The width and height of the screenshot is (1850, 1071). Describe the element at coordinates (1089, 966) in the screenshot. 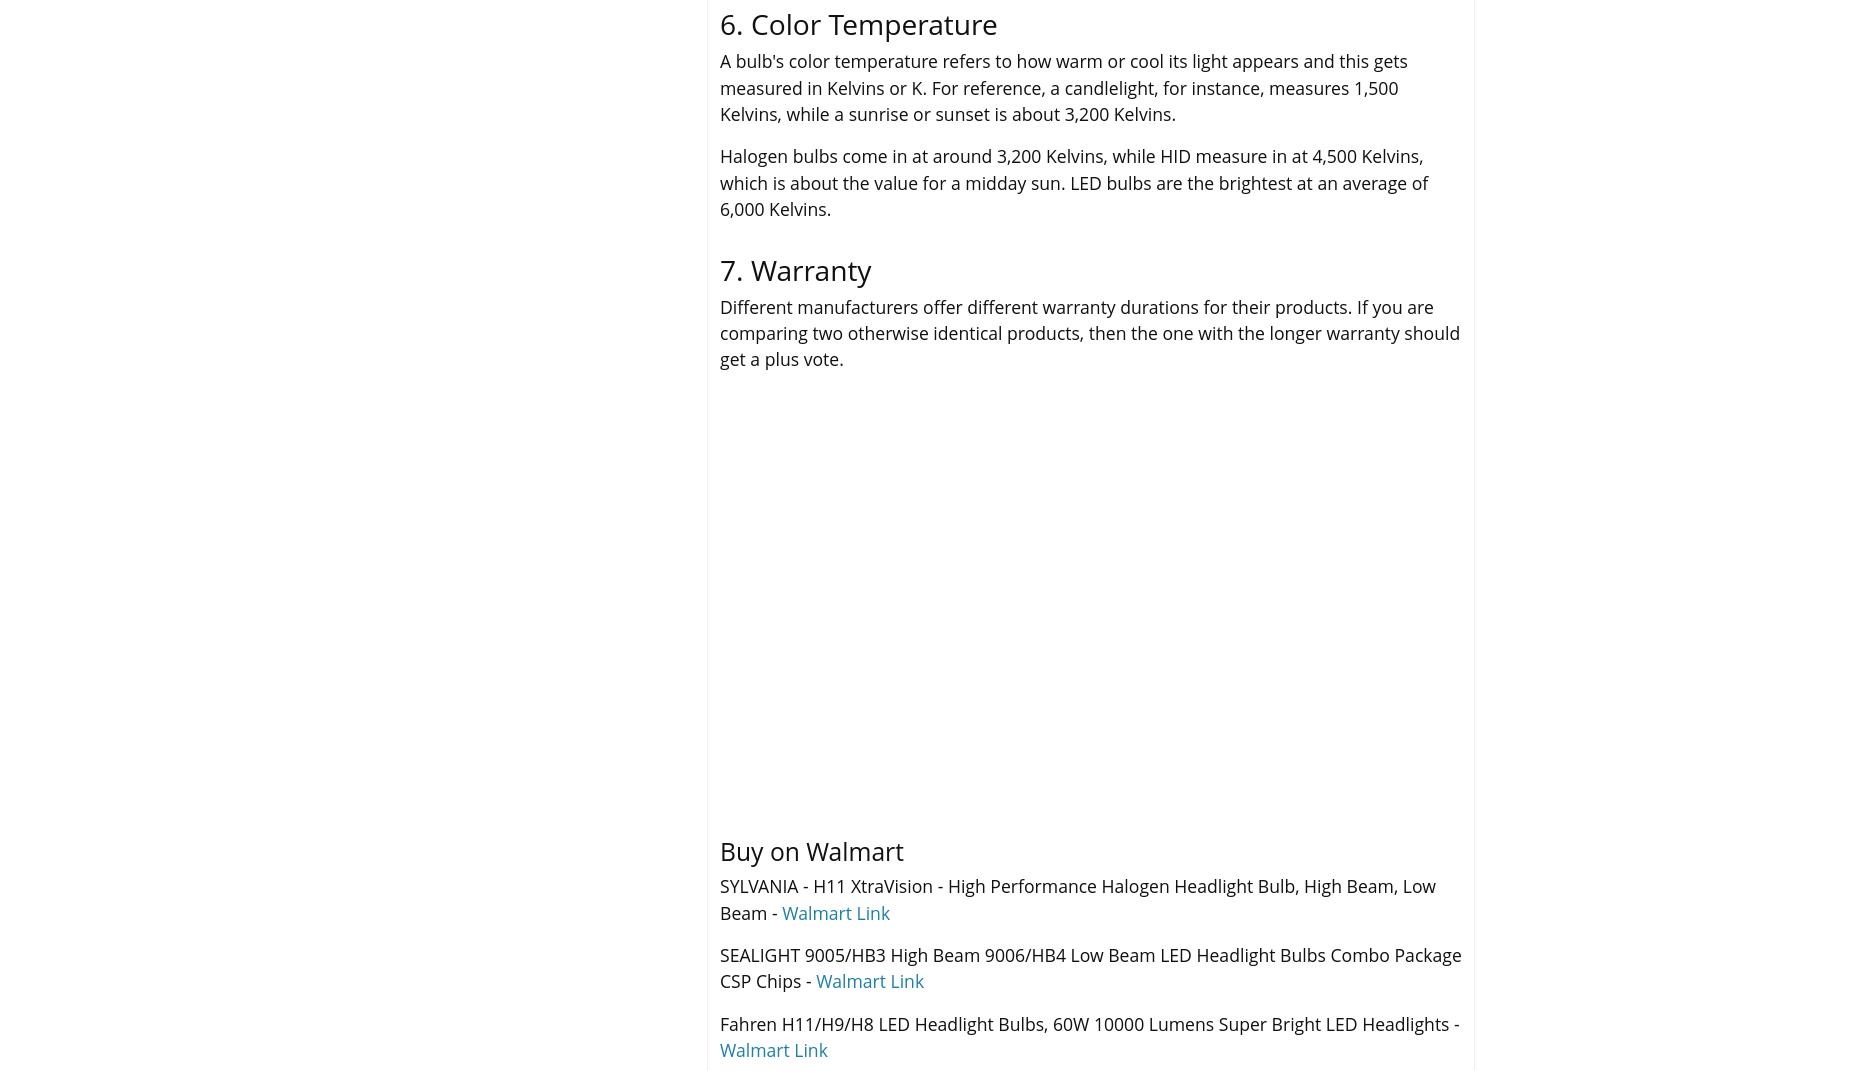

I see `'SEALIGHT 9005/HB3 High Beam 9006/HB4 Low Beam LED Headlight Bulbs Combo Package CSP Chips -'` at that location.